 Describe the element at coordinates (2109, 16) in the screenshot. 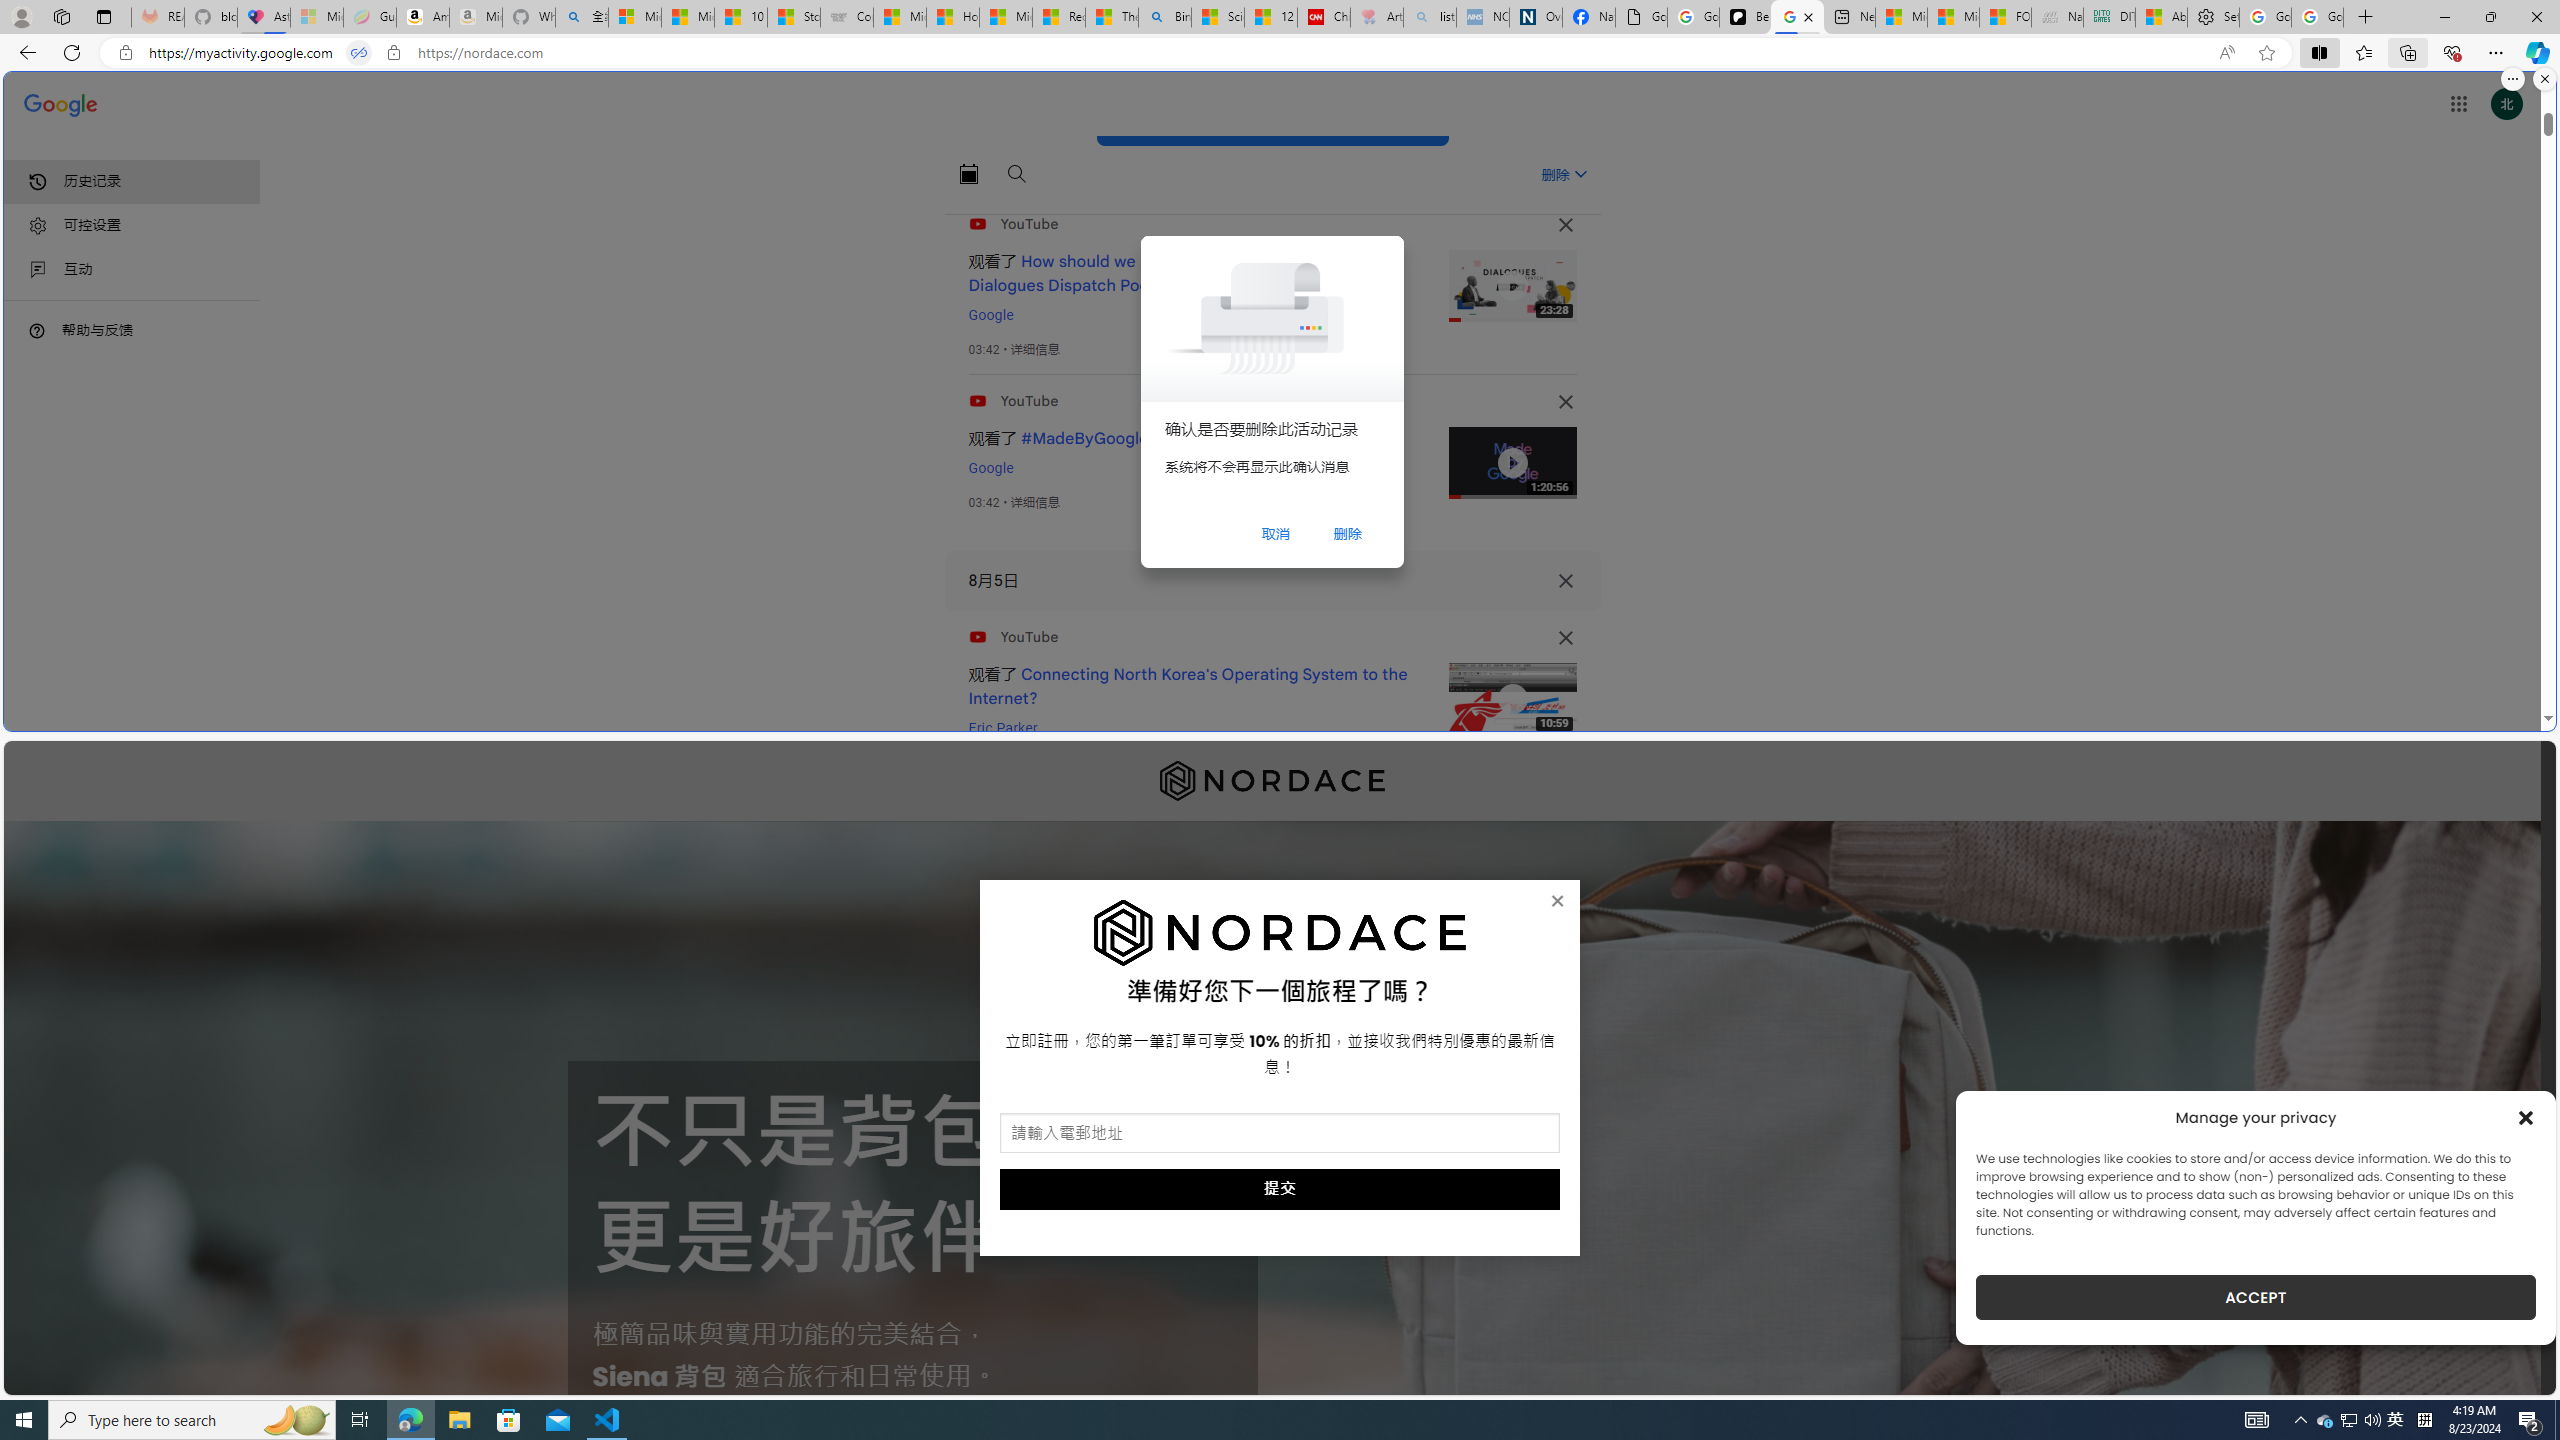

I see `'DITOGAMES AG Imprint'` at that location.